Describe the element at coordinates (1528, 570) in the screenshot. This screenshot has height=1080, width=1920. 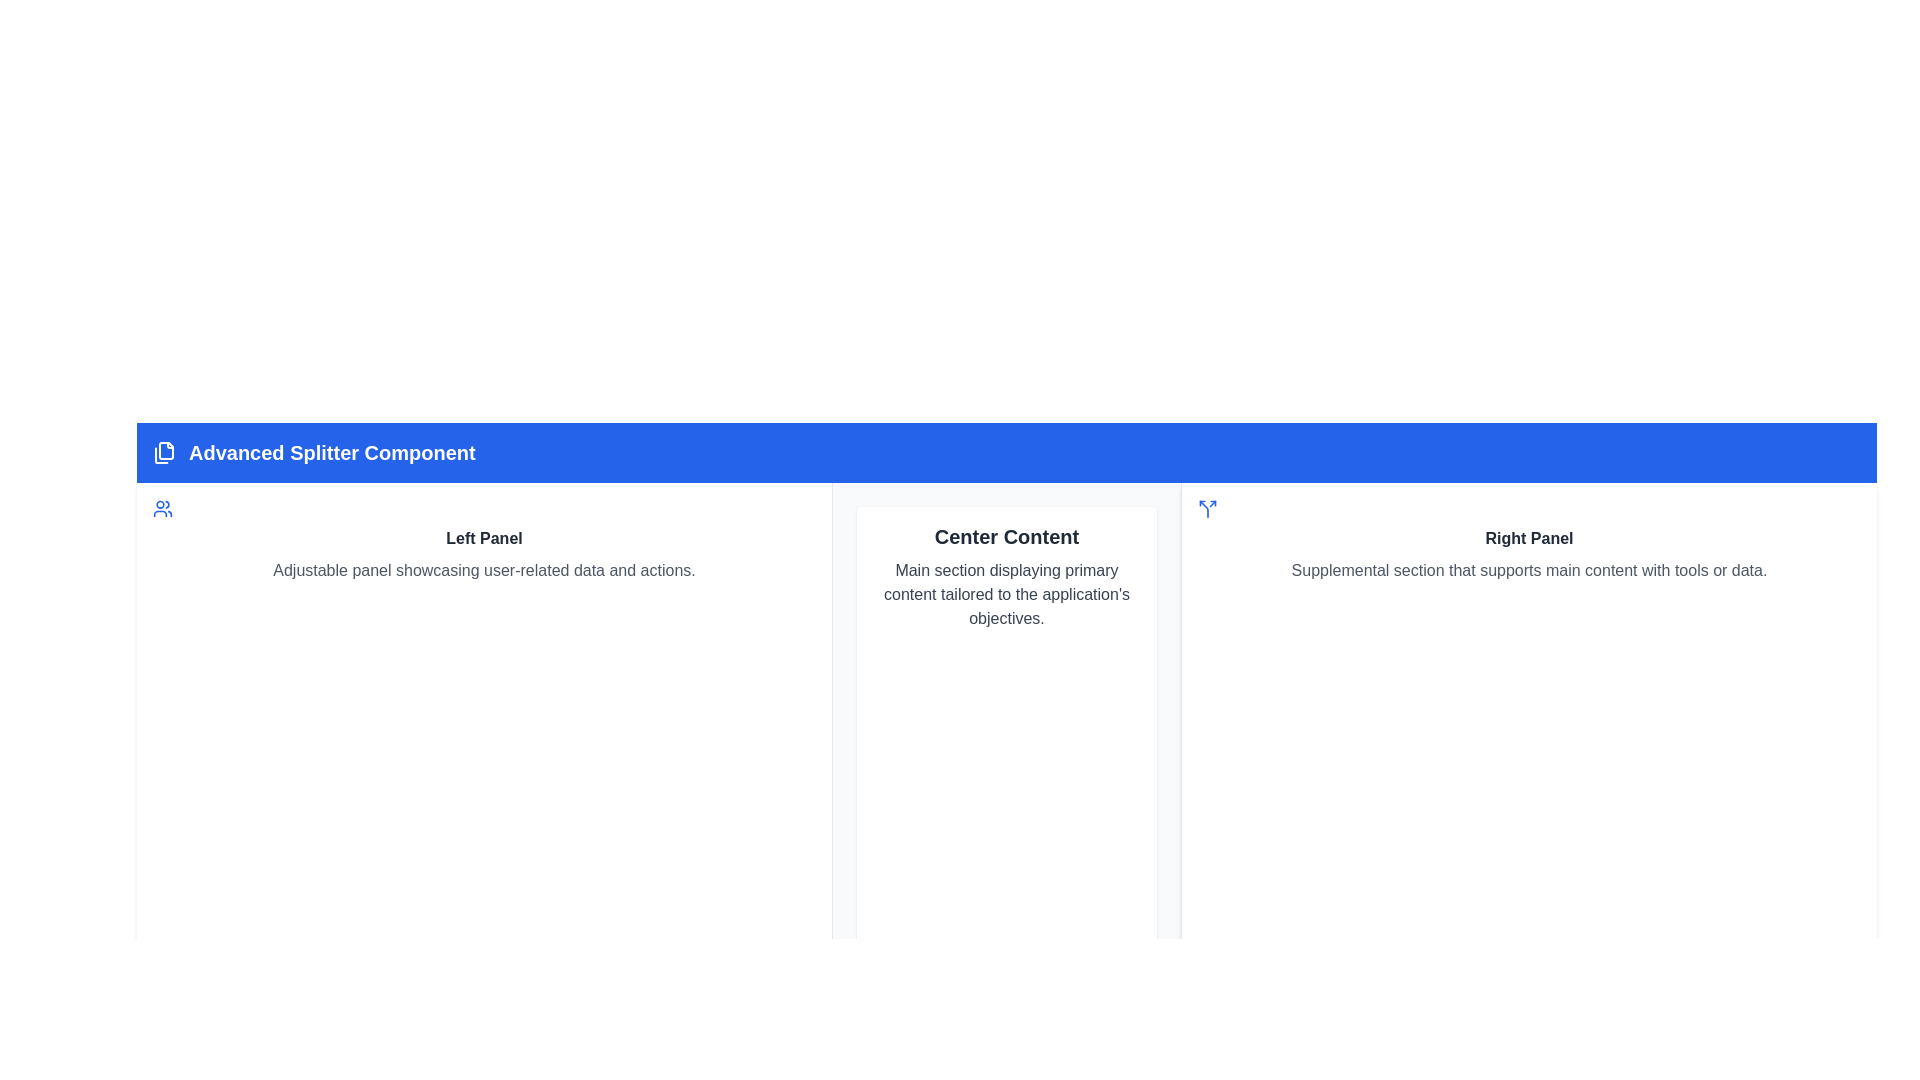
I see `text content of the descriptive label located in the Right Panel, directly below the Right Panel heading` at that location.